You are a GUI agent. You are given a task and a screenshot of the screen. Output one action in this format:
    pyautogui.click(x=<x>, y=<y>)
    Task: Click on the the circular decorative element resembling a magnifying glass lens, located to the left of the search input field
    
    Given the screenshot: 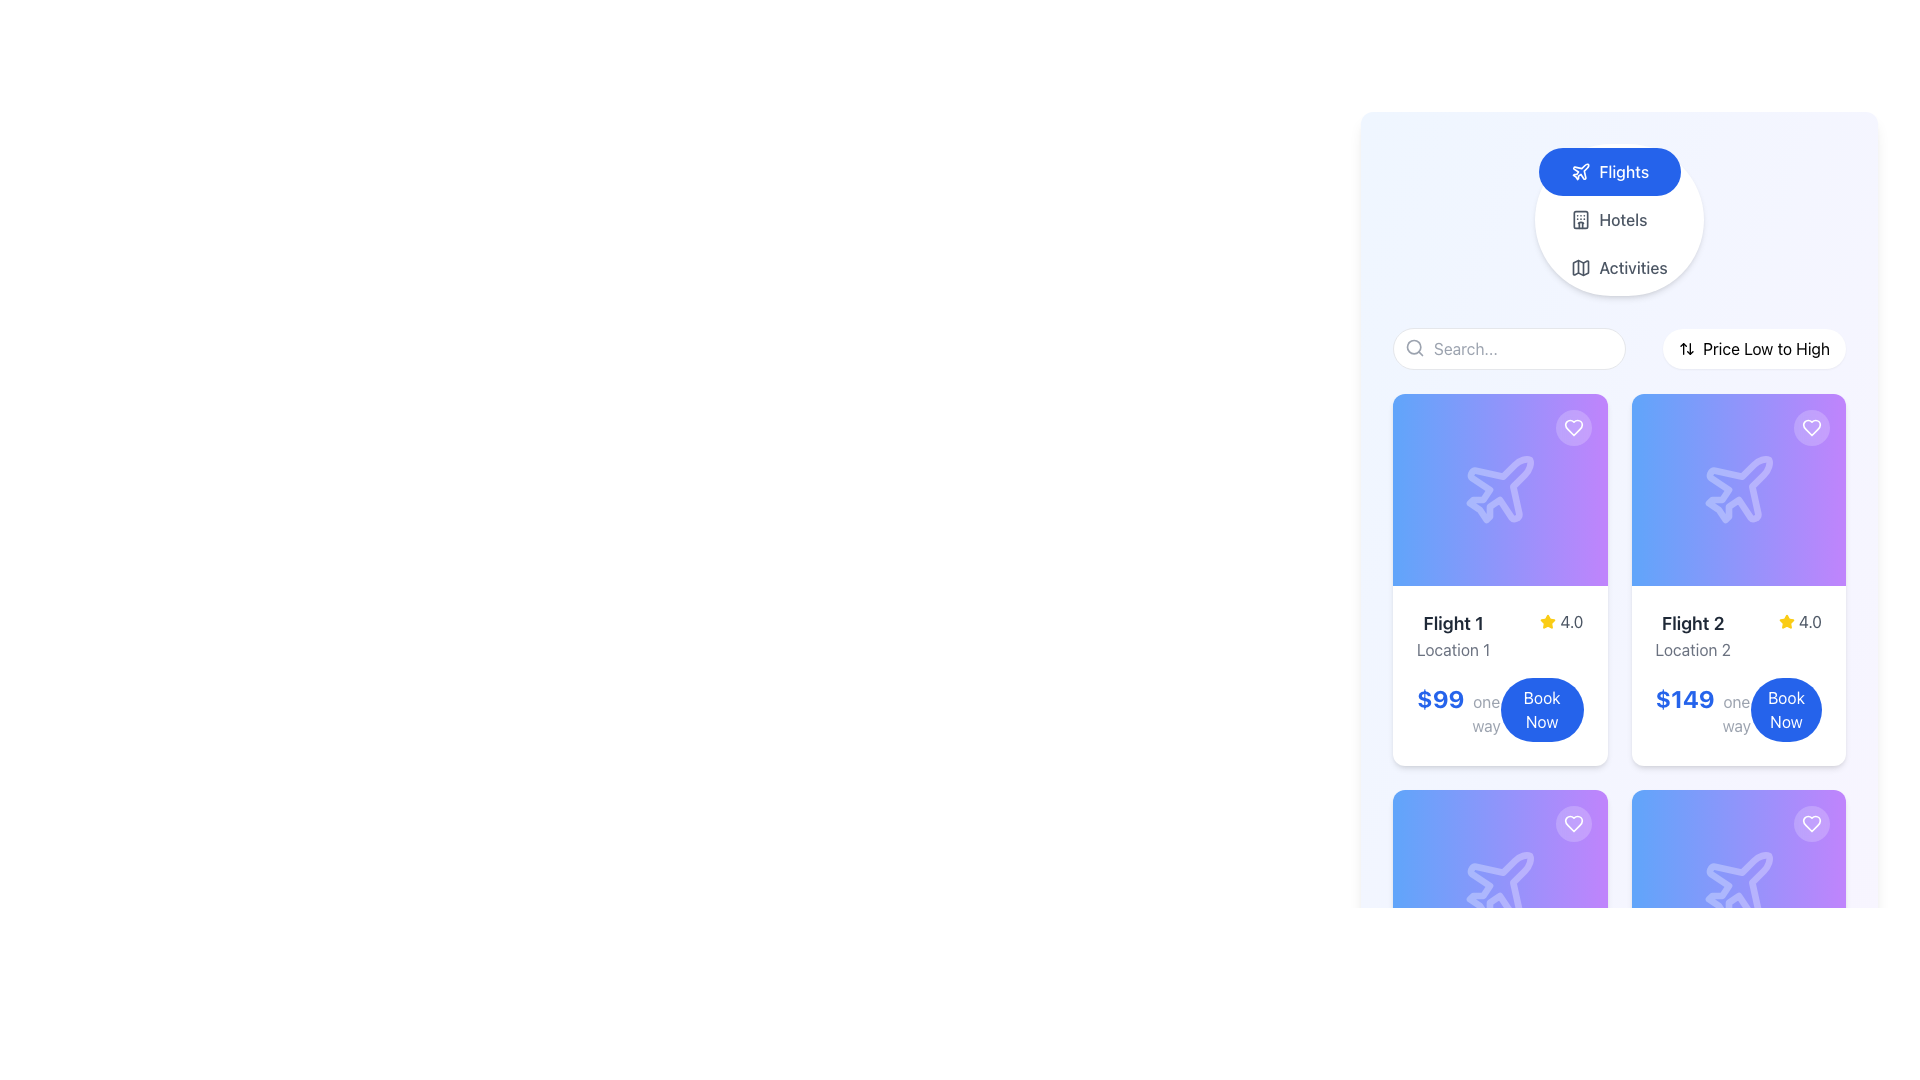 What is the action you would take?
    pyautogui.click(x=1413, y=346)
    